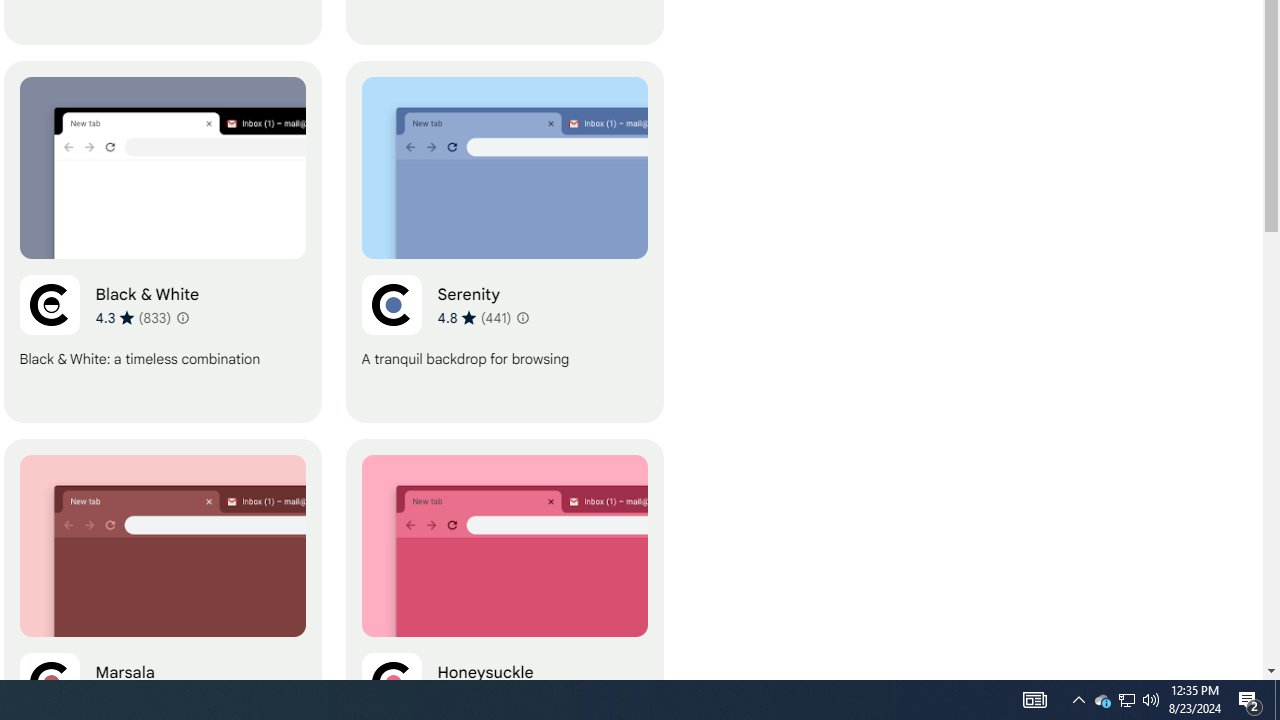 The width and height of the screenshot is (1280, 720). Describe the element at coordinates (132, 316) in the screenshot. I see `'Average rating 4.3 out of 5 stars. 833 ratings.'` at that location.